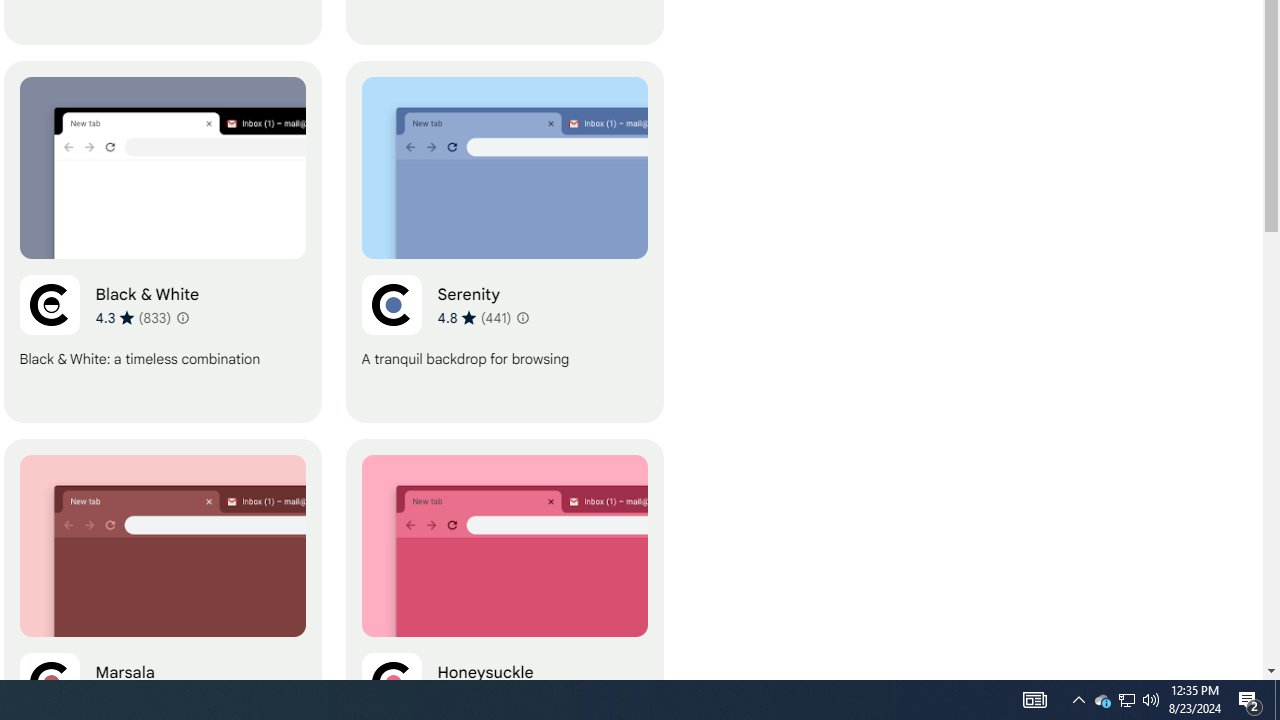 The width and height of the screenshot is (1280, 720). Describe the element at coordinates (132, 316) in the screenshot. I see `'Average rating 4.3 out of 5 stars. 833 ratings.'` at that location.